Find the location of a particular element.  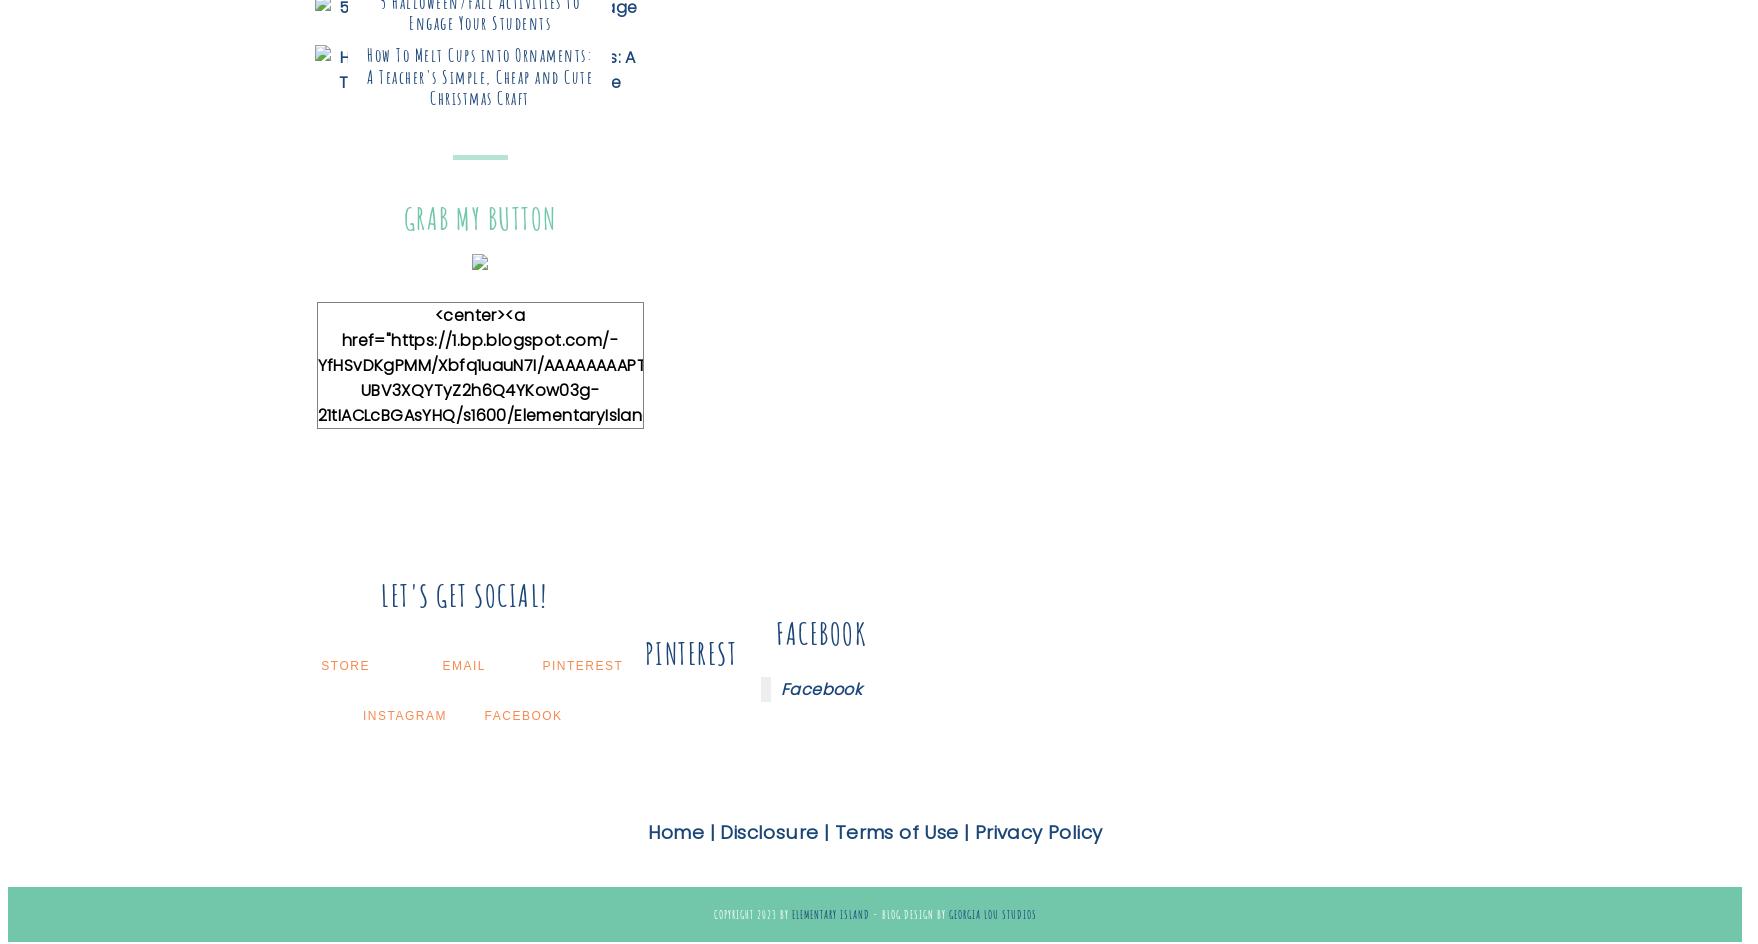

'Email' is located at coordinates (462, 663).